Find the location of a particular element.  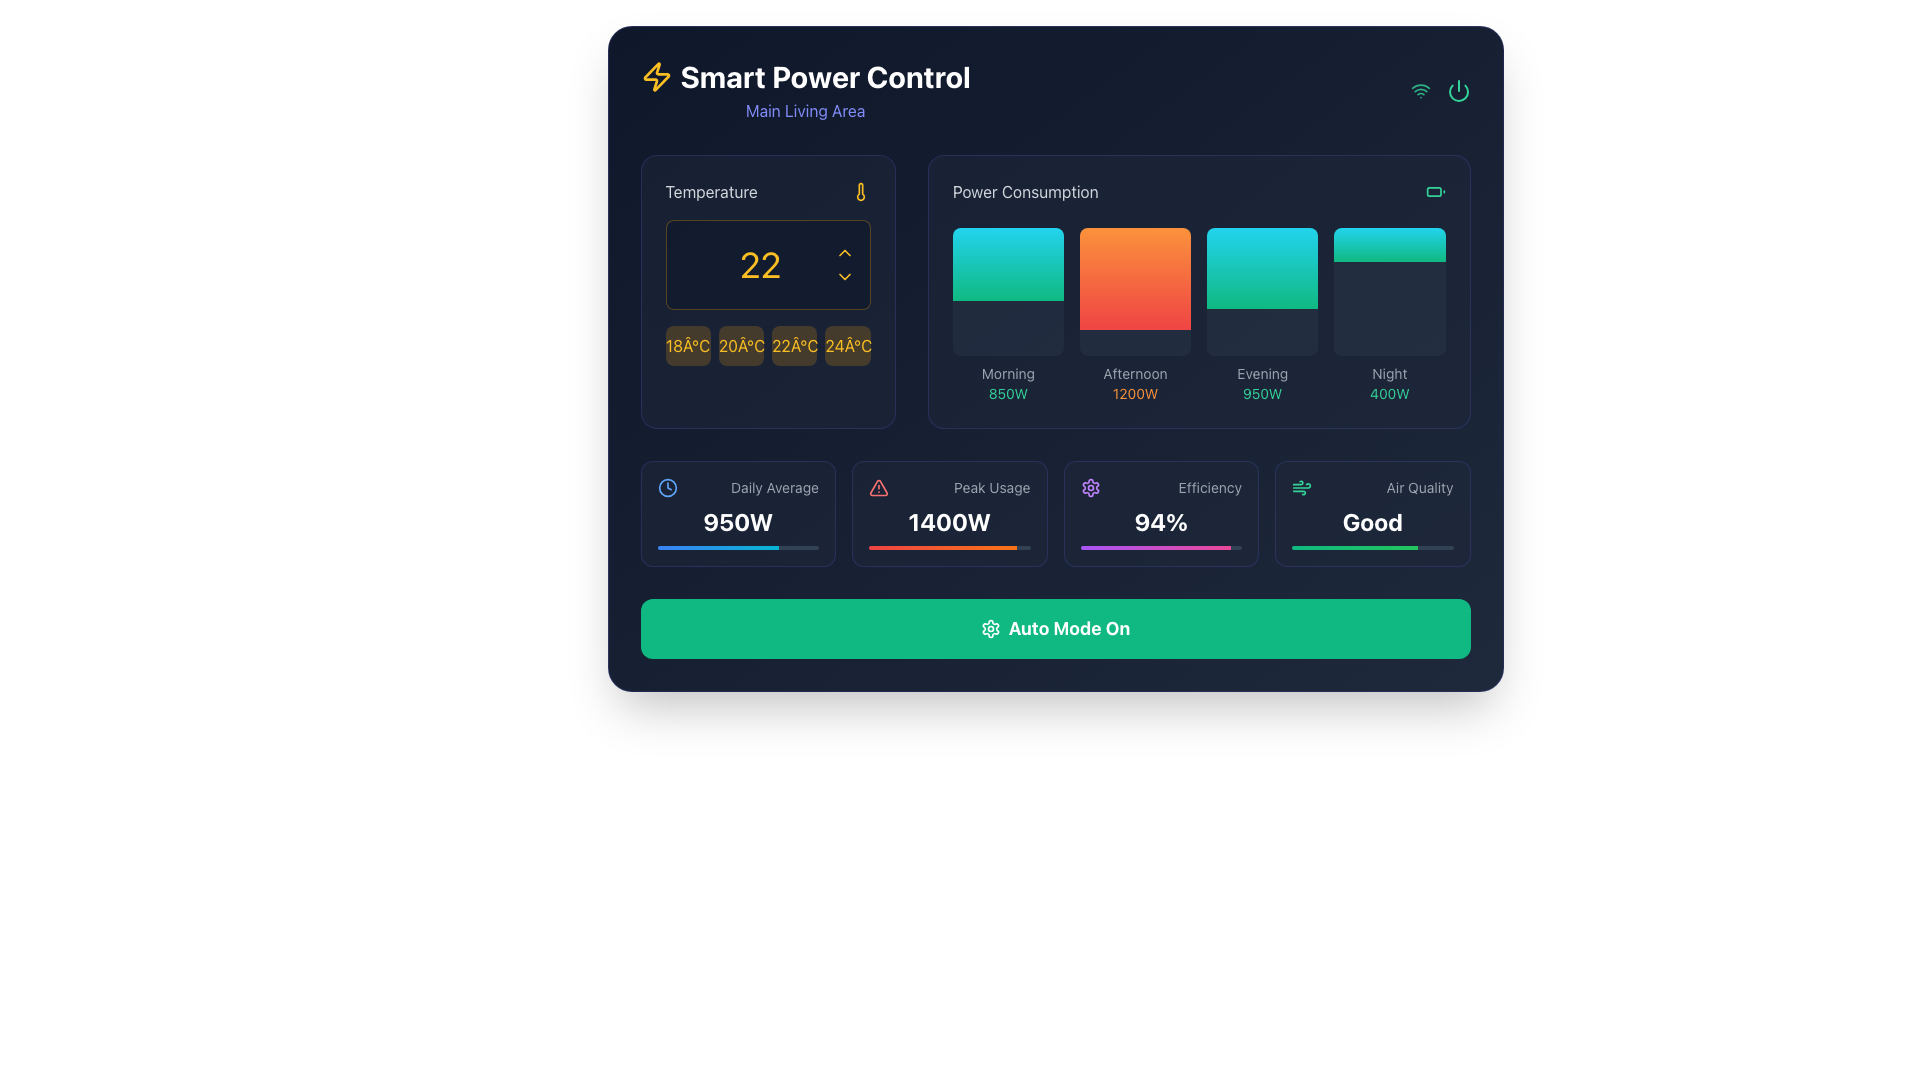

the clock icon located to the left of the 'Daily Average' text, which symbolizes time and enhances the context of this section is located at coordinates (667, 488).